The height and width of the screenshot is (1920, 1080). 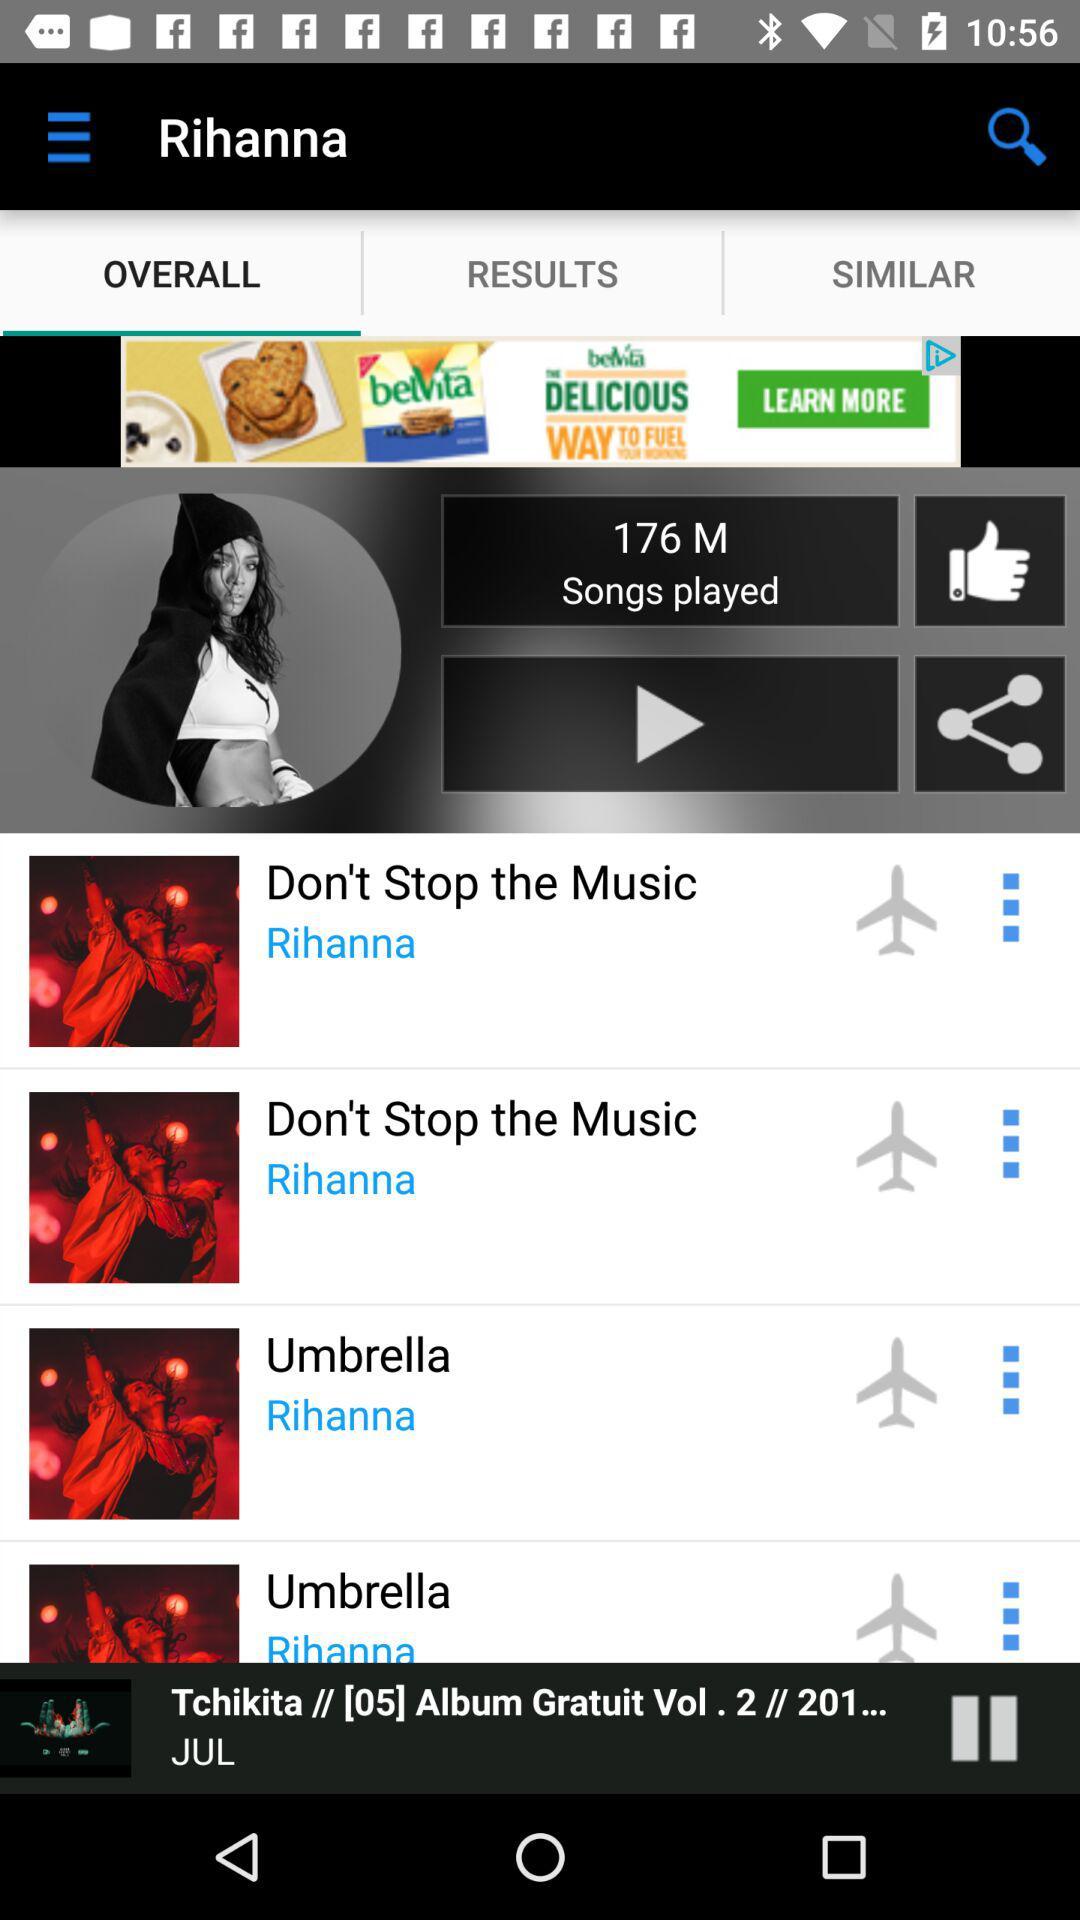 I want to click on pause music, so click(x=1004, y=1727).